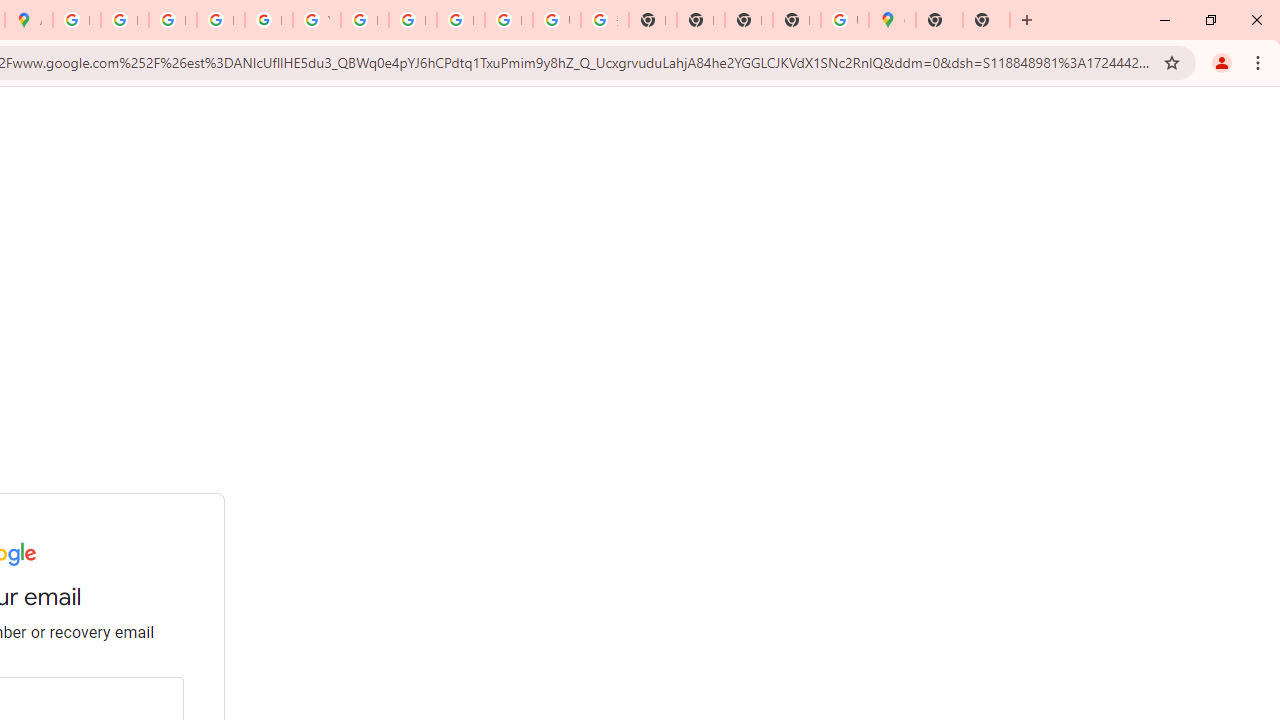  Describe the element at coordinates (172, 20) in the screenshot. I see `'Privacy Help Center - Policies Help'` at that location.